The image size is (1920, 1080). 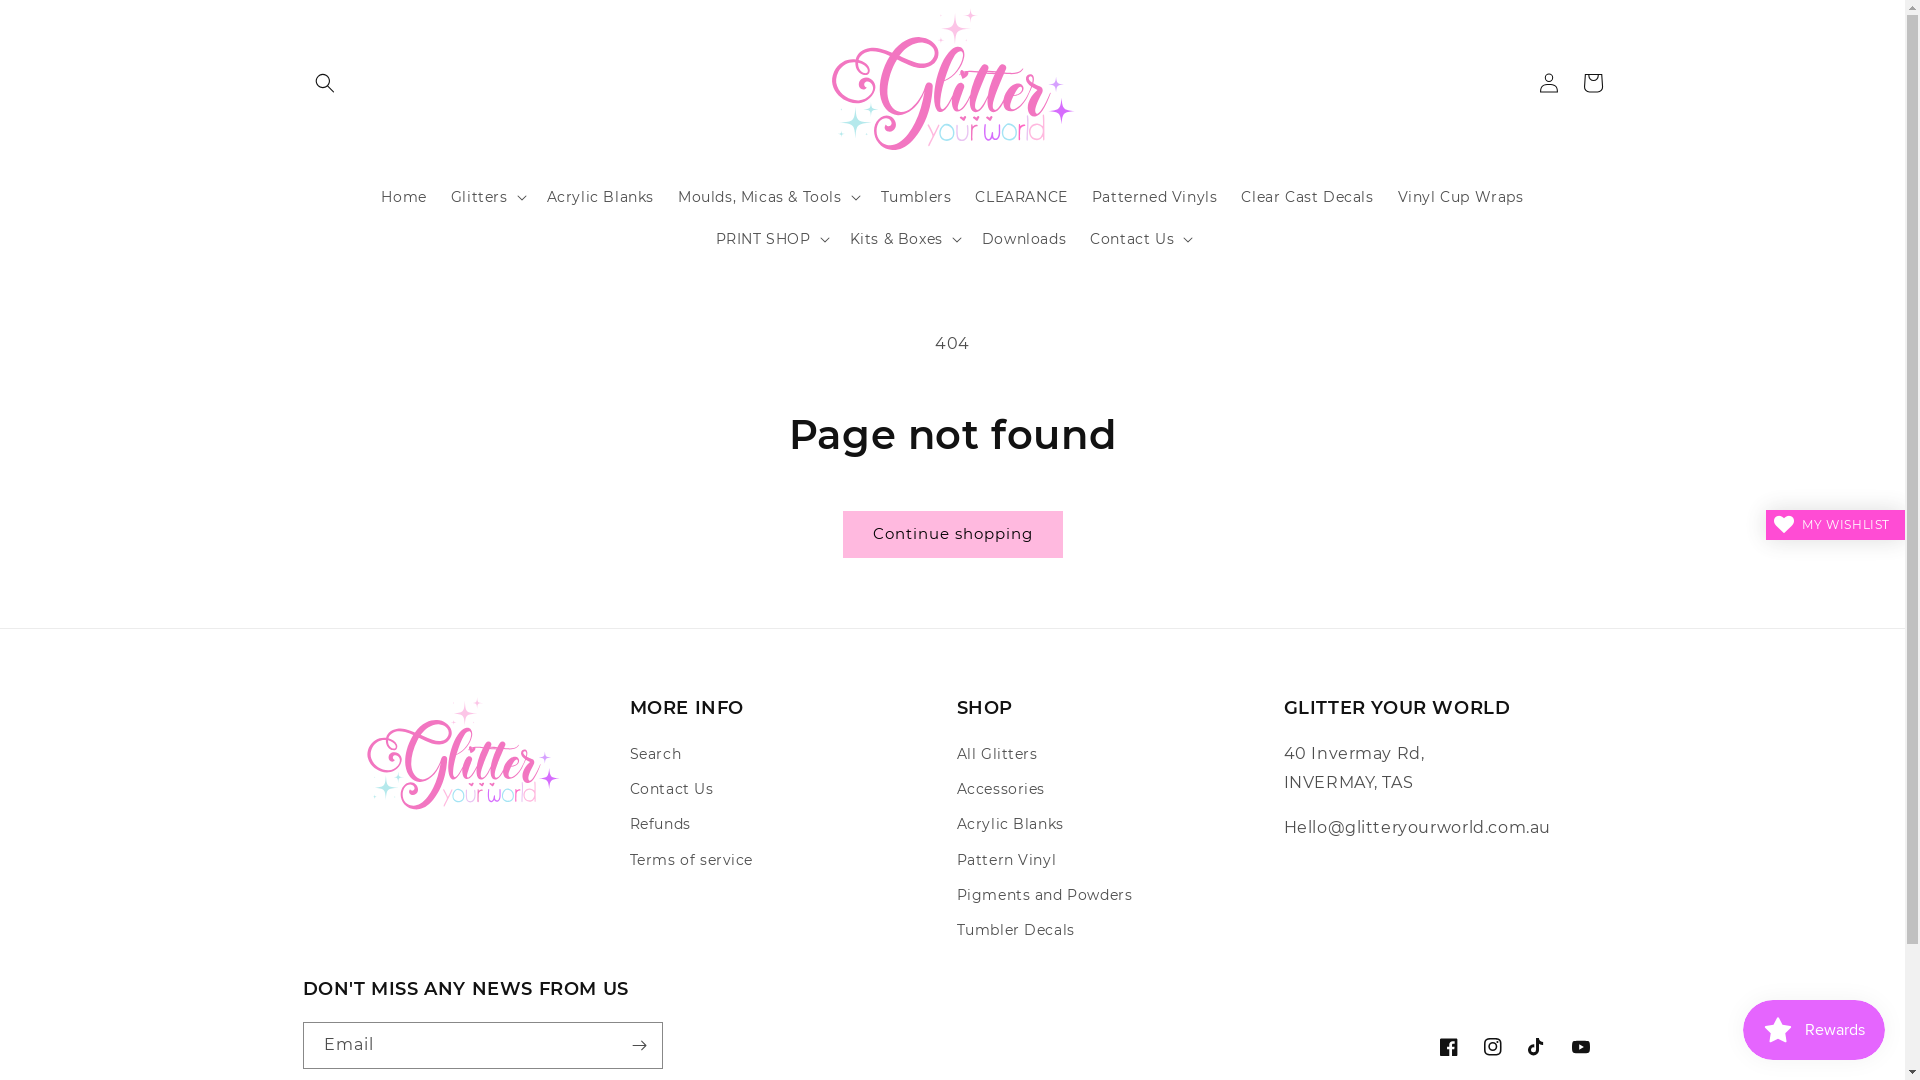 I want to click on 'TikTok', so click(x=1535, y=1045).